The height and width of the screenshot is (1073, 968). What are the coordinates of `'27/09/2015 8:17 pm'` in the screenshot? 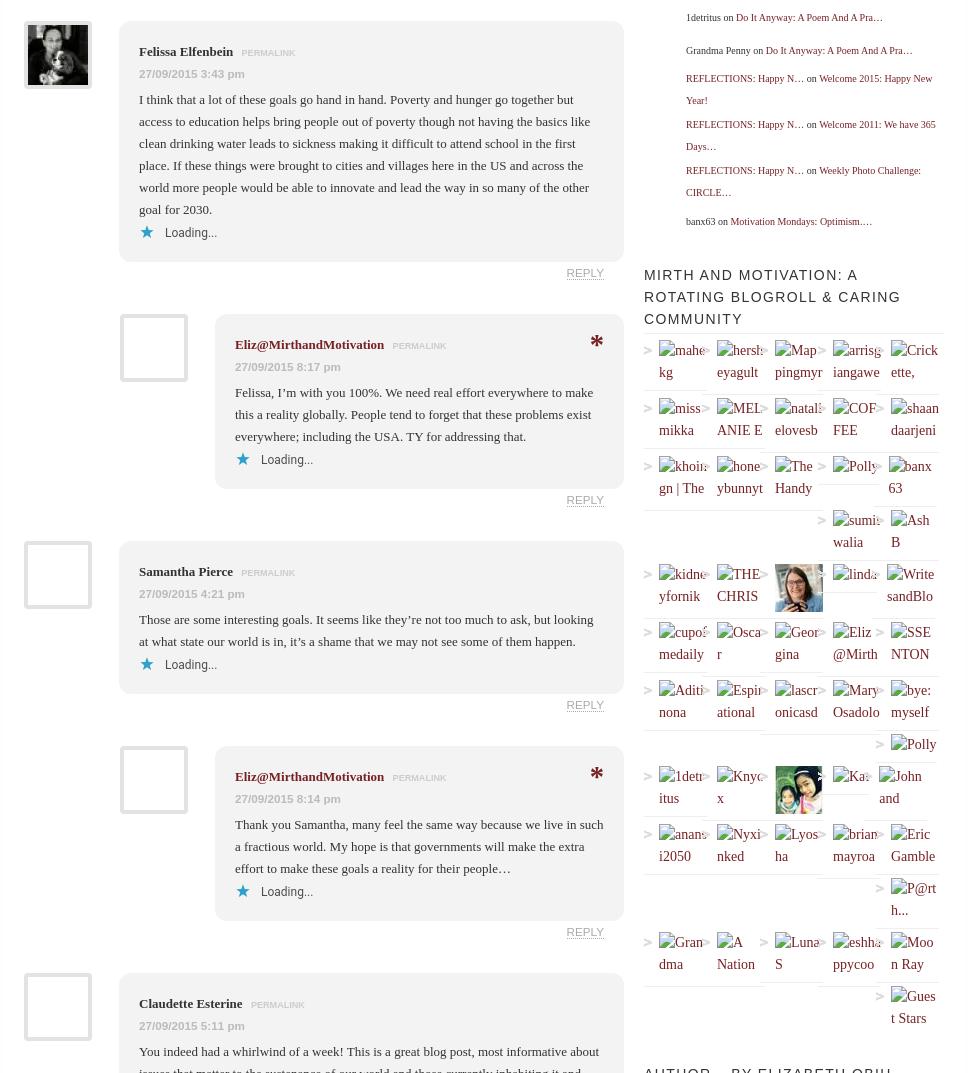 It's located at (286, 364).